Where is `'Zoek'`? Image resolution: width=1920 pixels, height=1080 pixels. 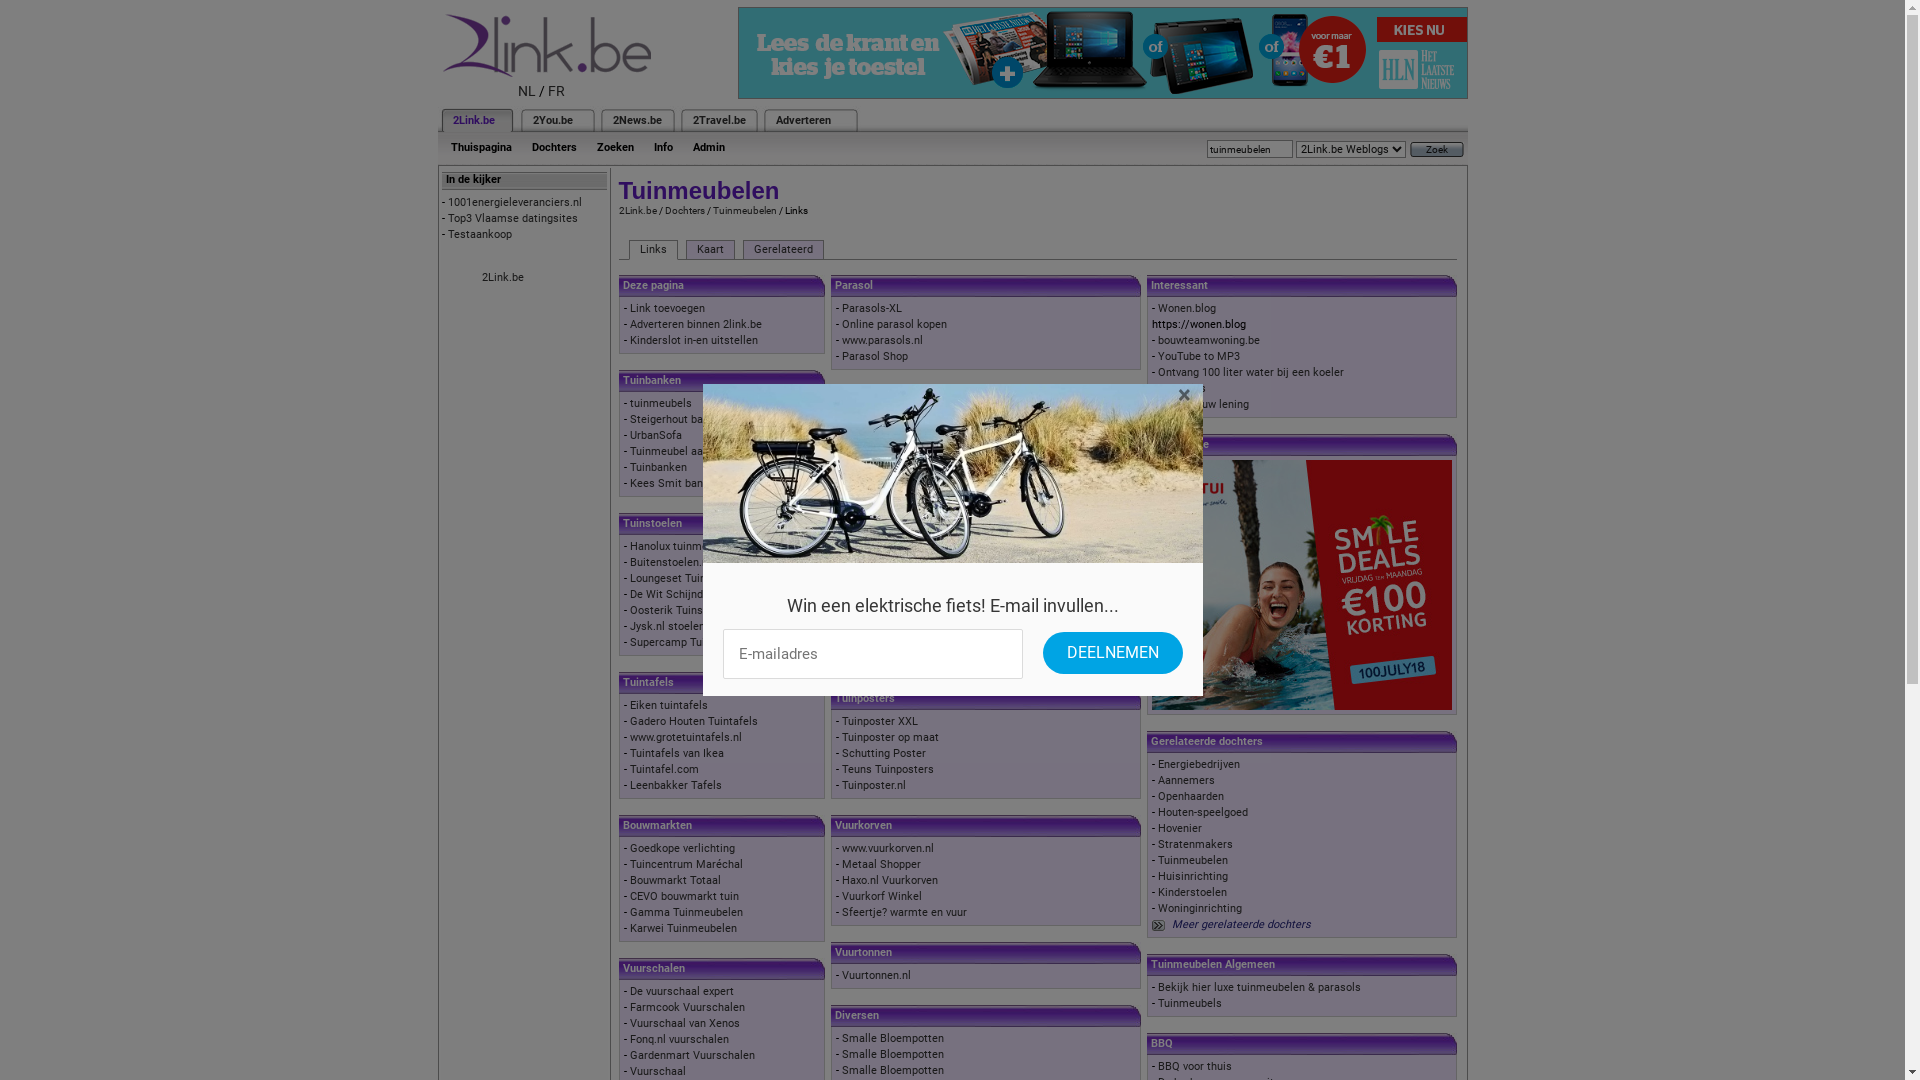 'Zoek' is located at coordinates (1435, 148).